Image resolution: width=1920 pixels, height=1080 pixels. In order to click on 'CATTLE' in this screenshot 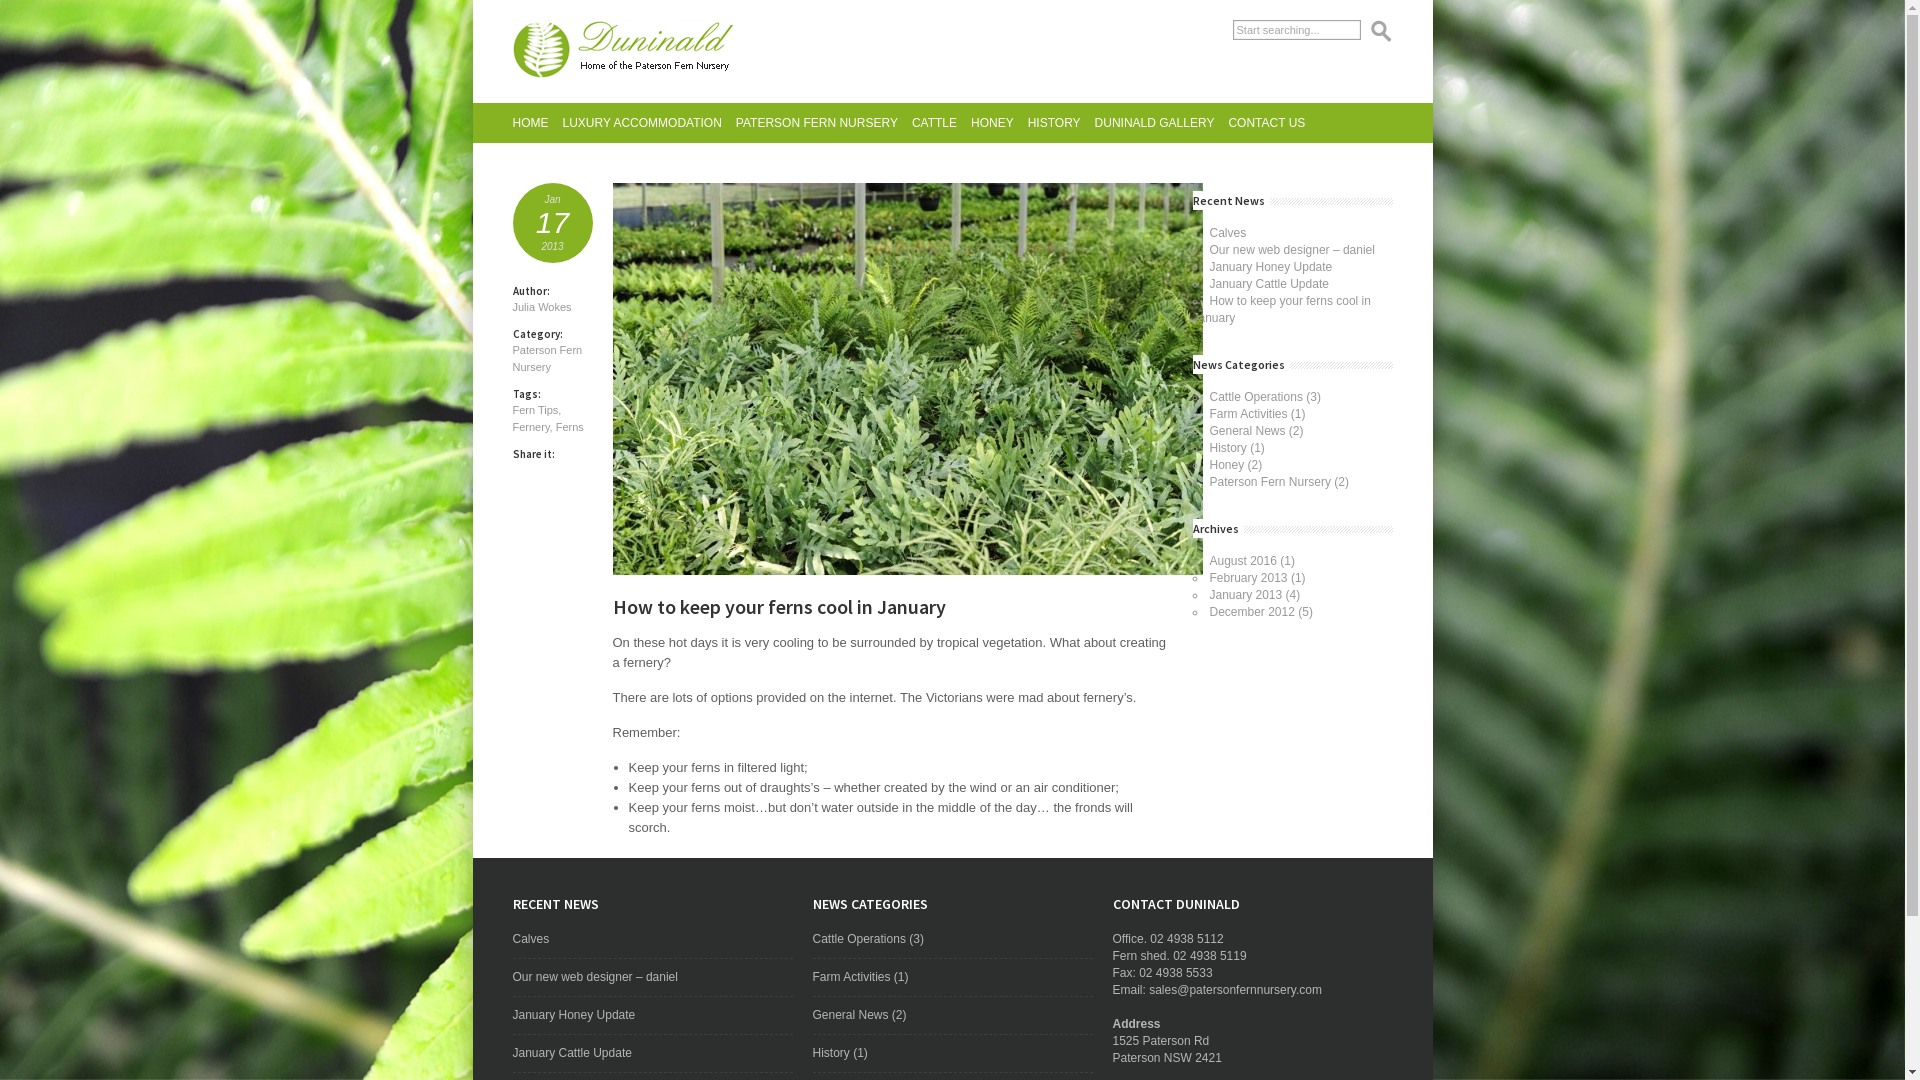, I will do `click(933, 123)`.